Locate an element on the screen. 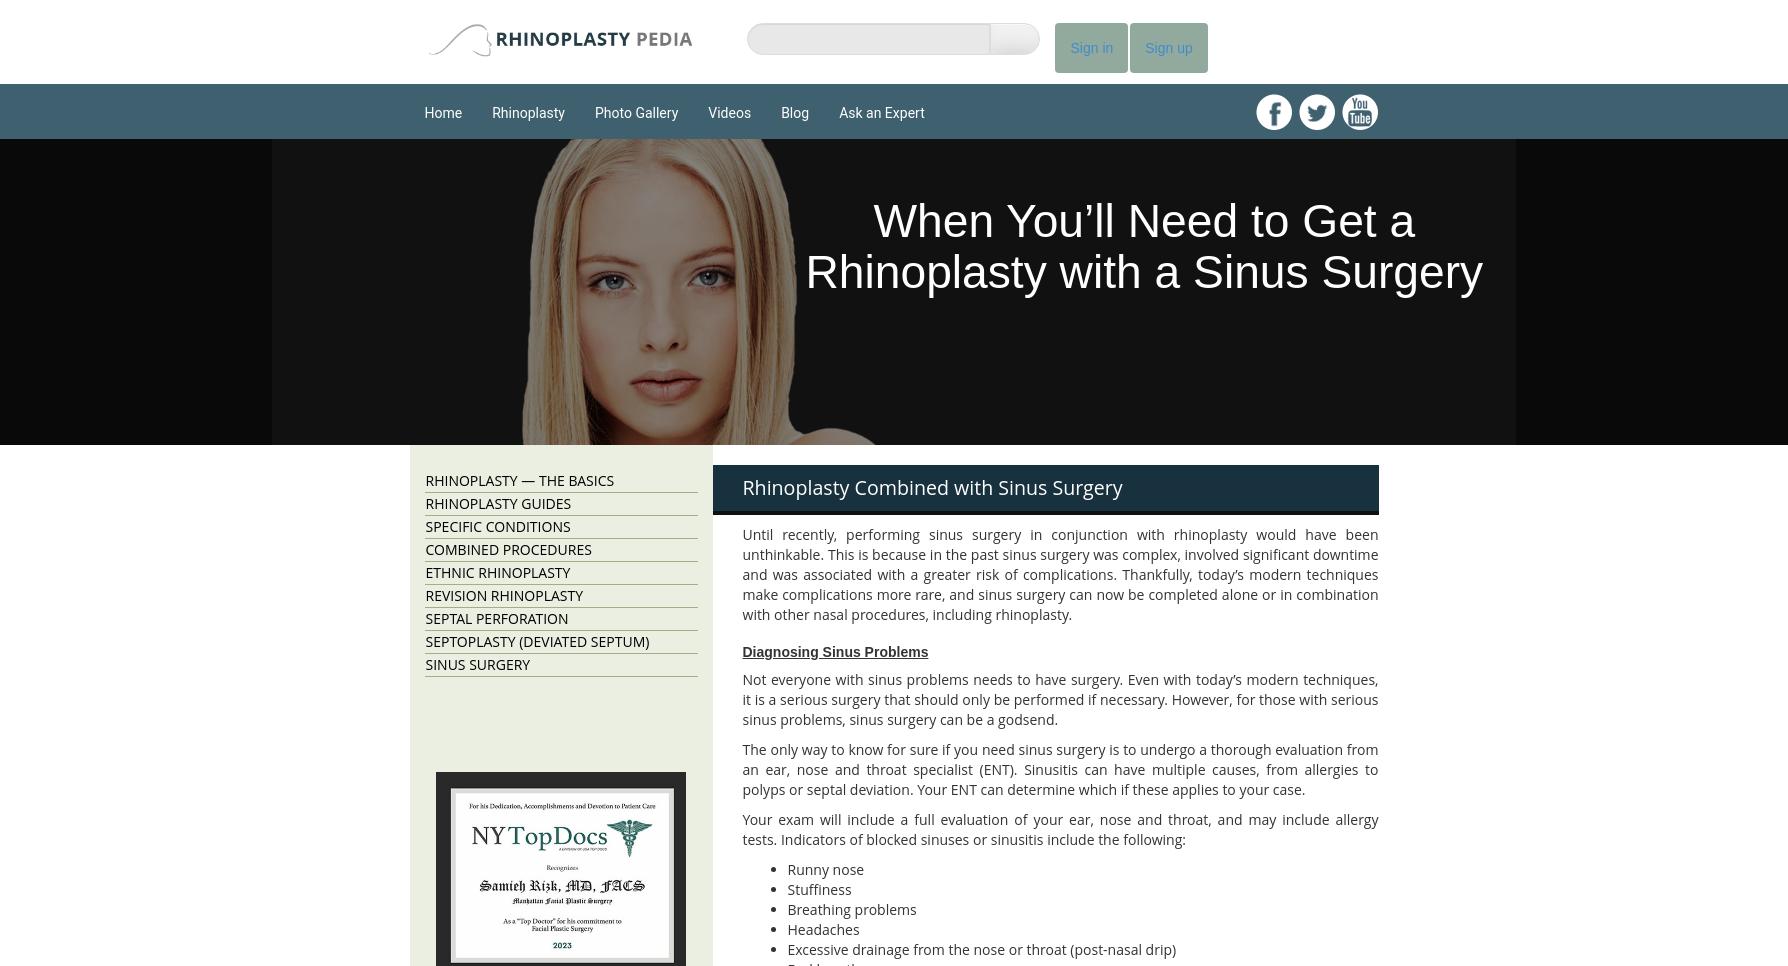  'SINUS SURGERY' is located at coordinates (424, 664).